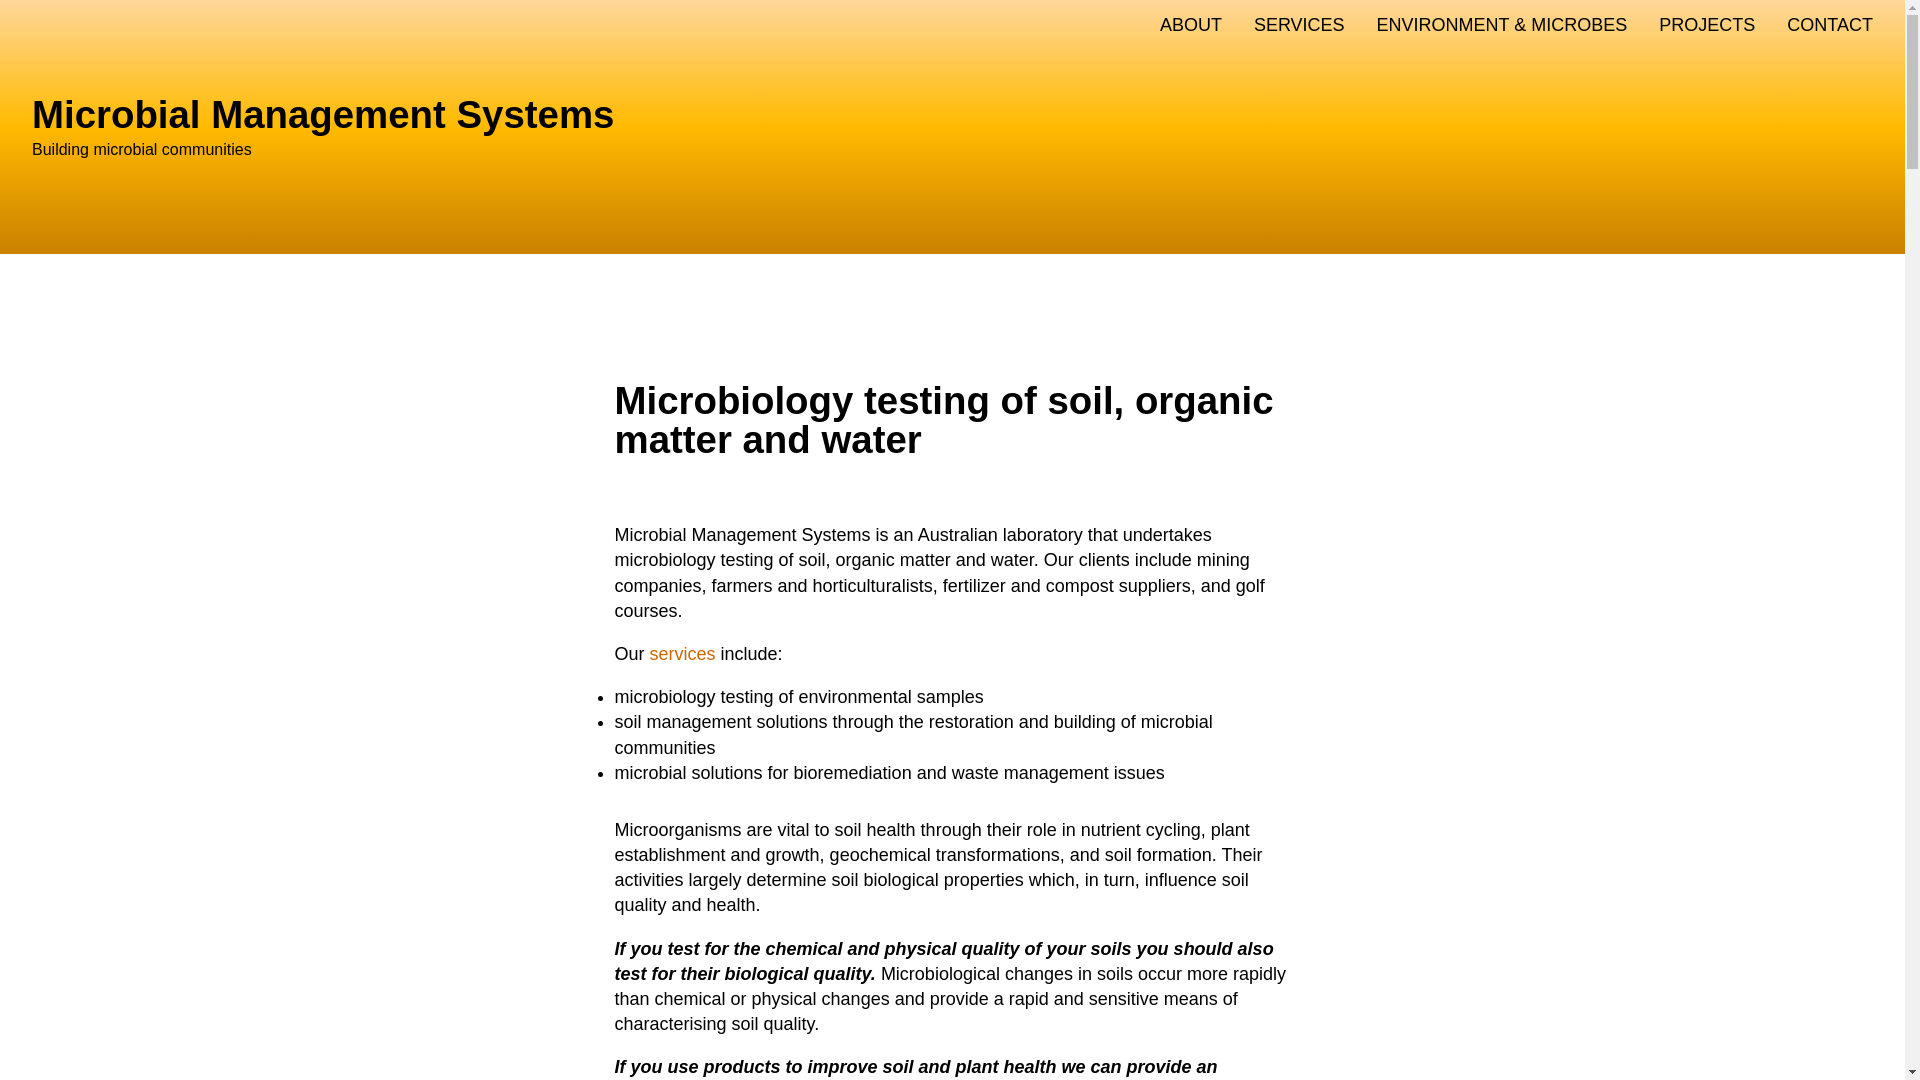  I want to click on 'ABOUT', so click(1190, 25).